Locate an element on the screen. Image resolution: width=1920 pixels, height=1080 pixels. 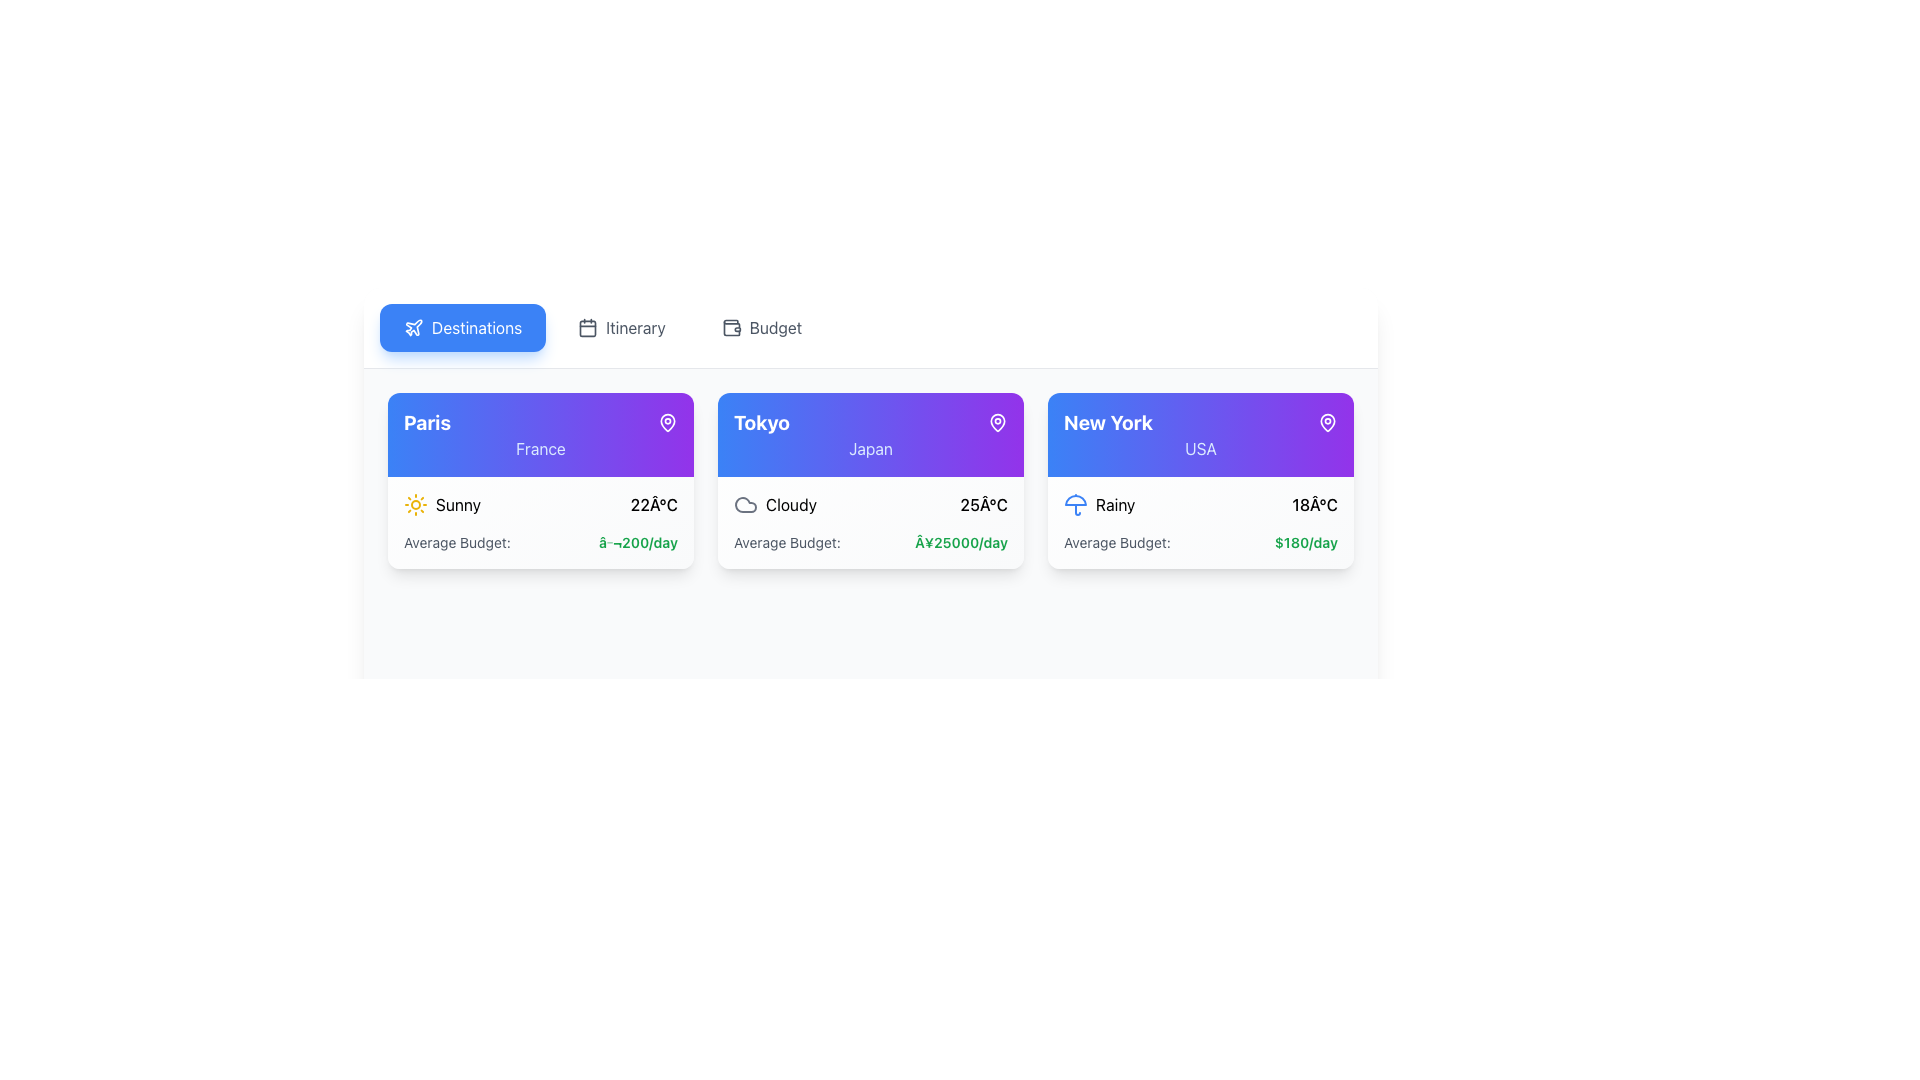
the header section of the card displaying the destination name 'Paris' and its country 'France'. This header is located in the top-left portion of the card, above weather and budget information is located at coordinates (541, 434).